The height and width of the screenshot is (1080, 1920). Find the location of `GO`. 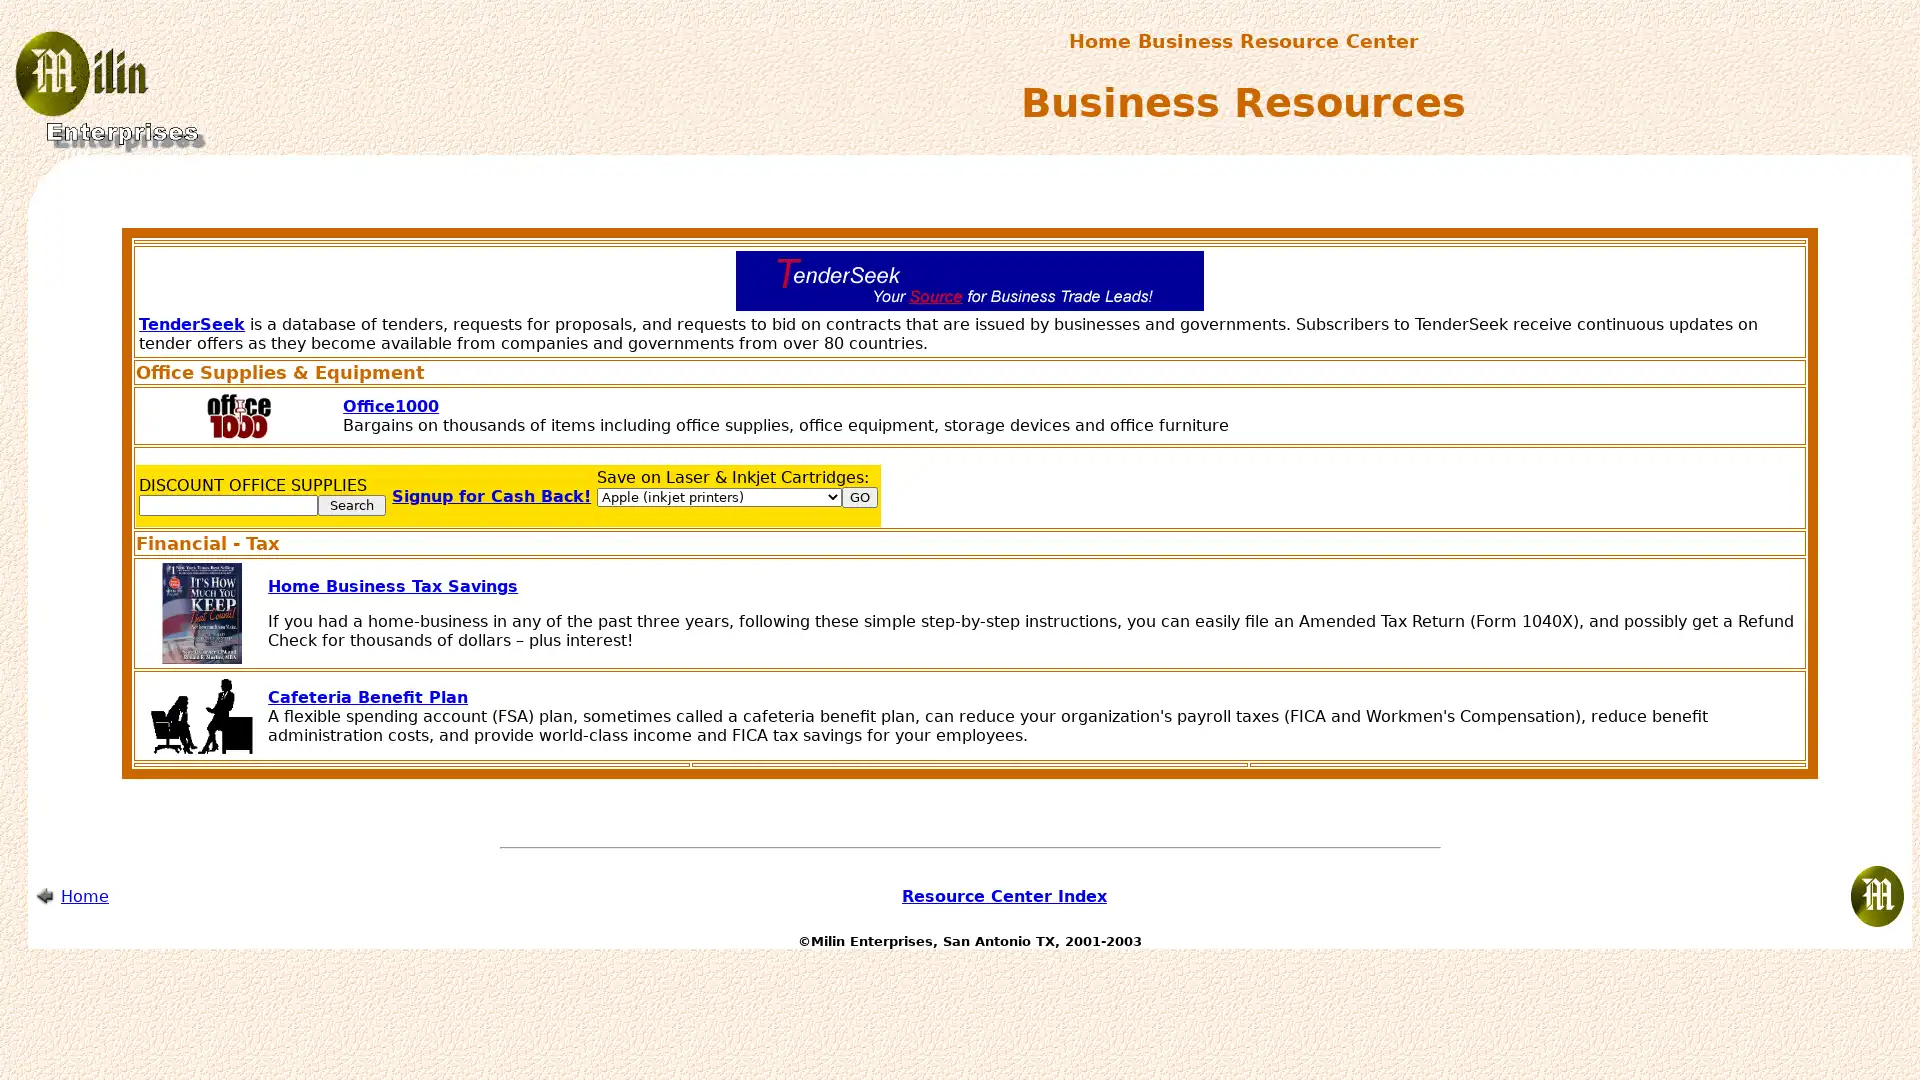

GO is located at coordinates (859, 496).